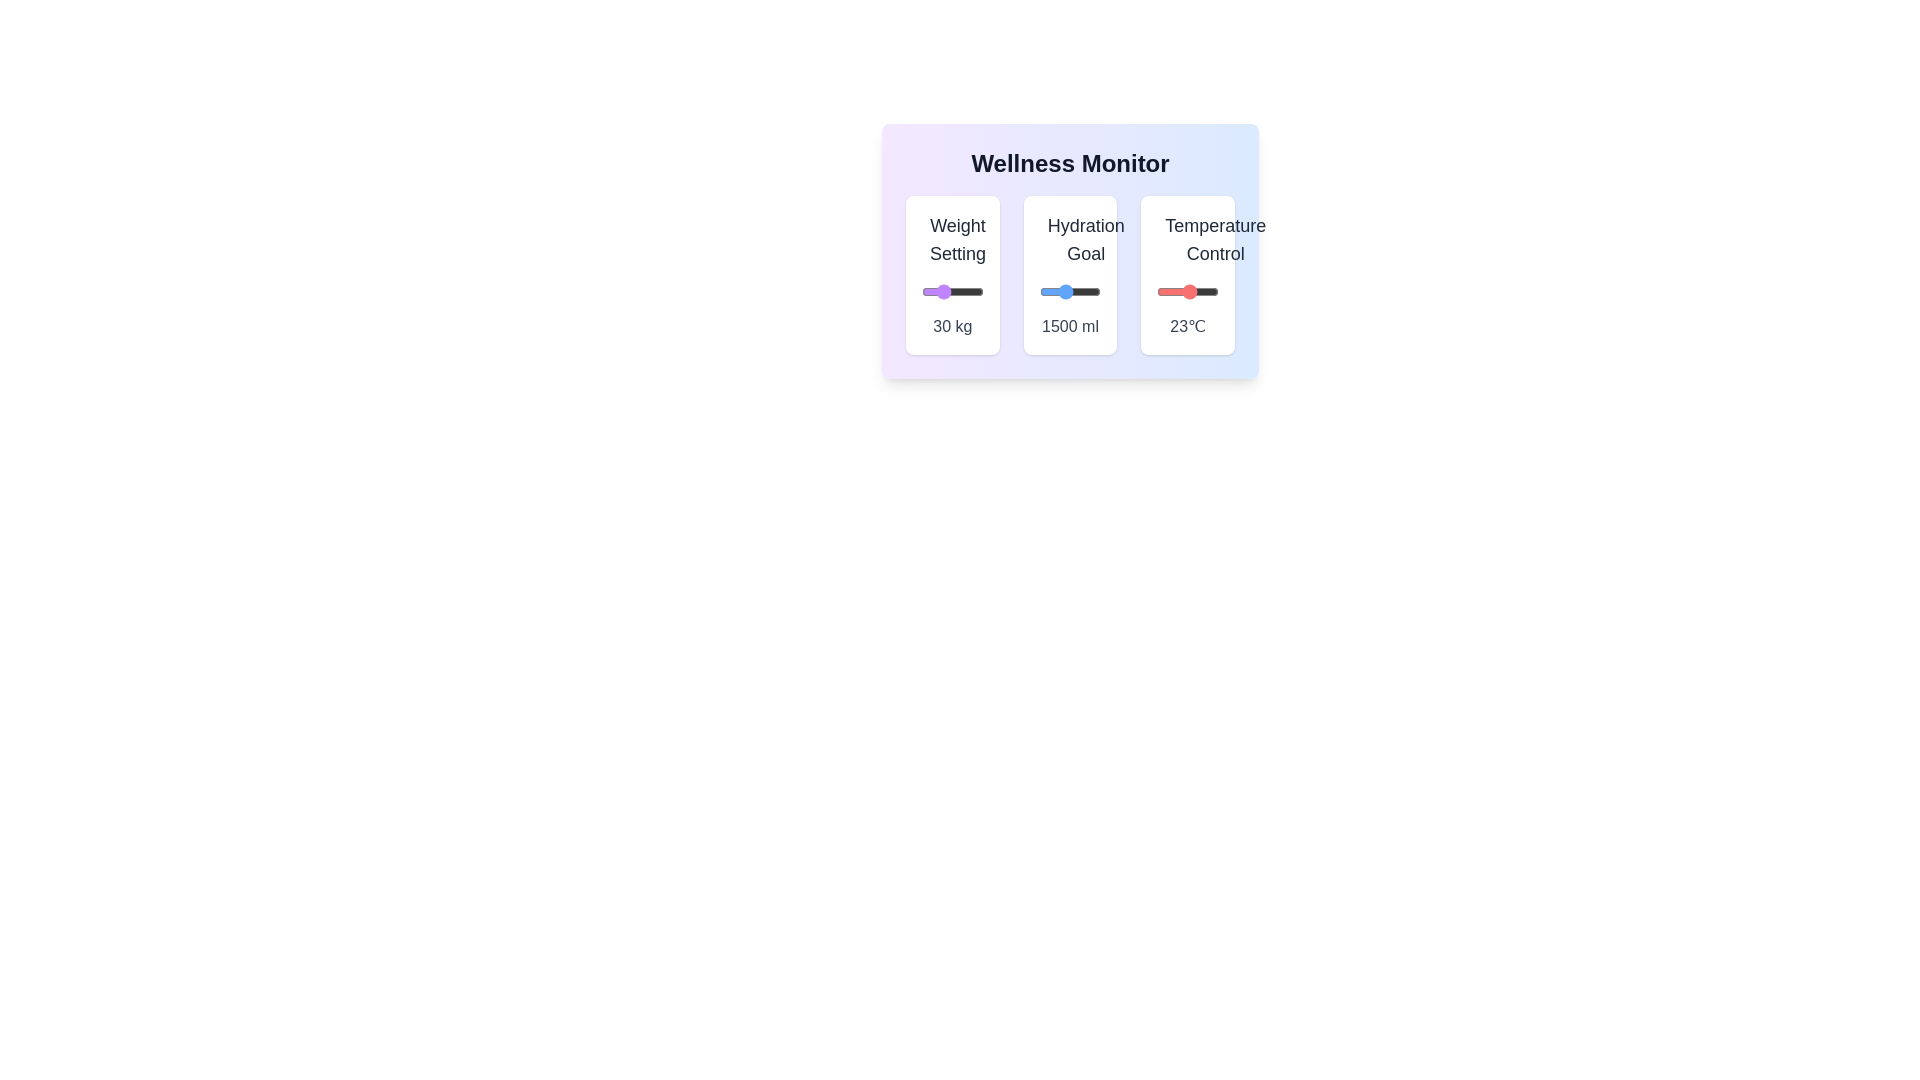 This screenshot has height=1080, width=1920. I want to click on weight, so click(976, 292).